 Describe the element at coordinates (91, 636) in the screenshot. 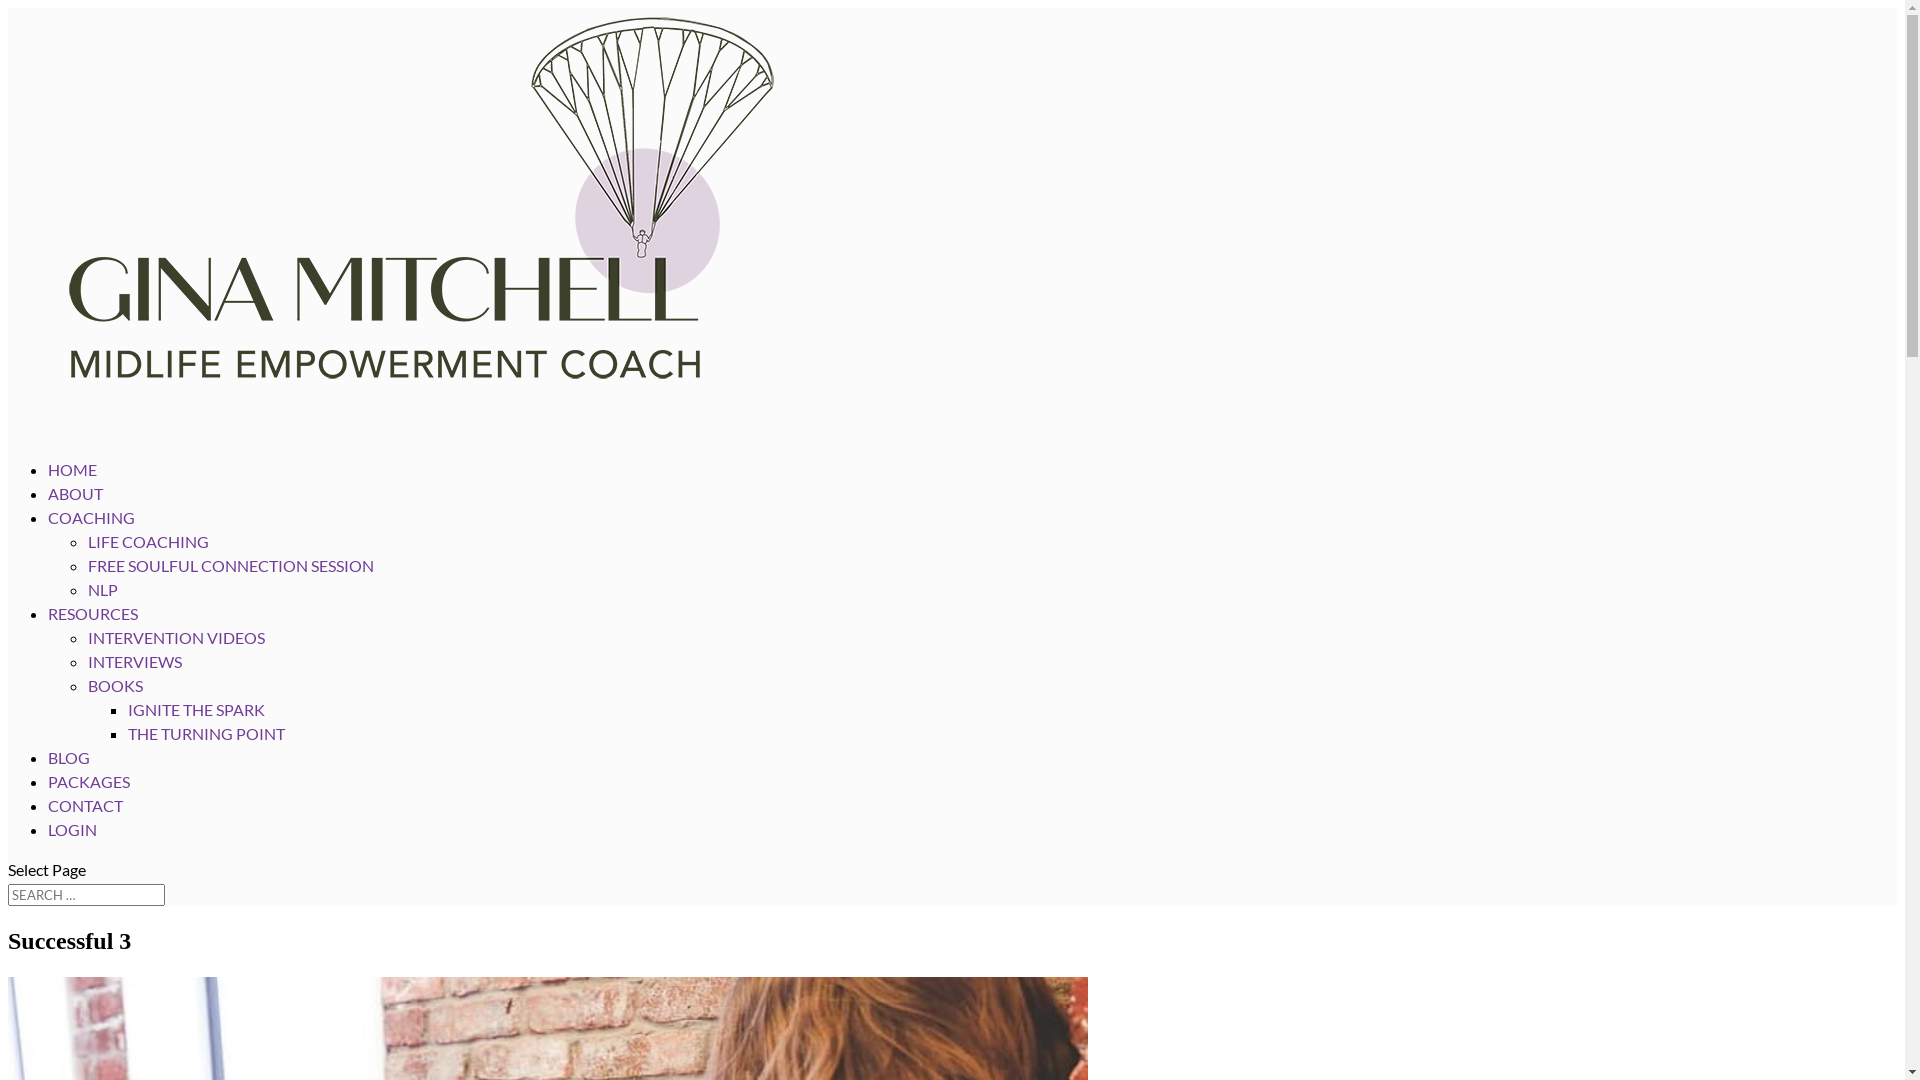

I see `'RESOURCES'` at that location.